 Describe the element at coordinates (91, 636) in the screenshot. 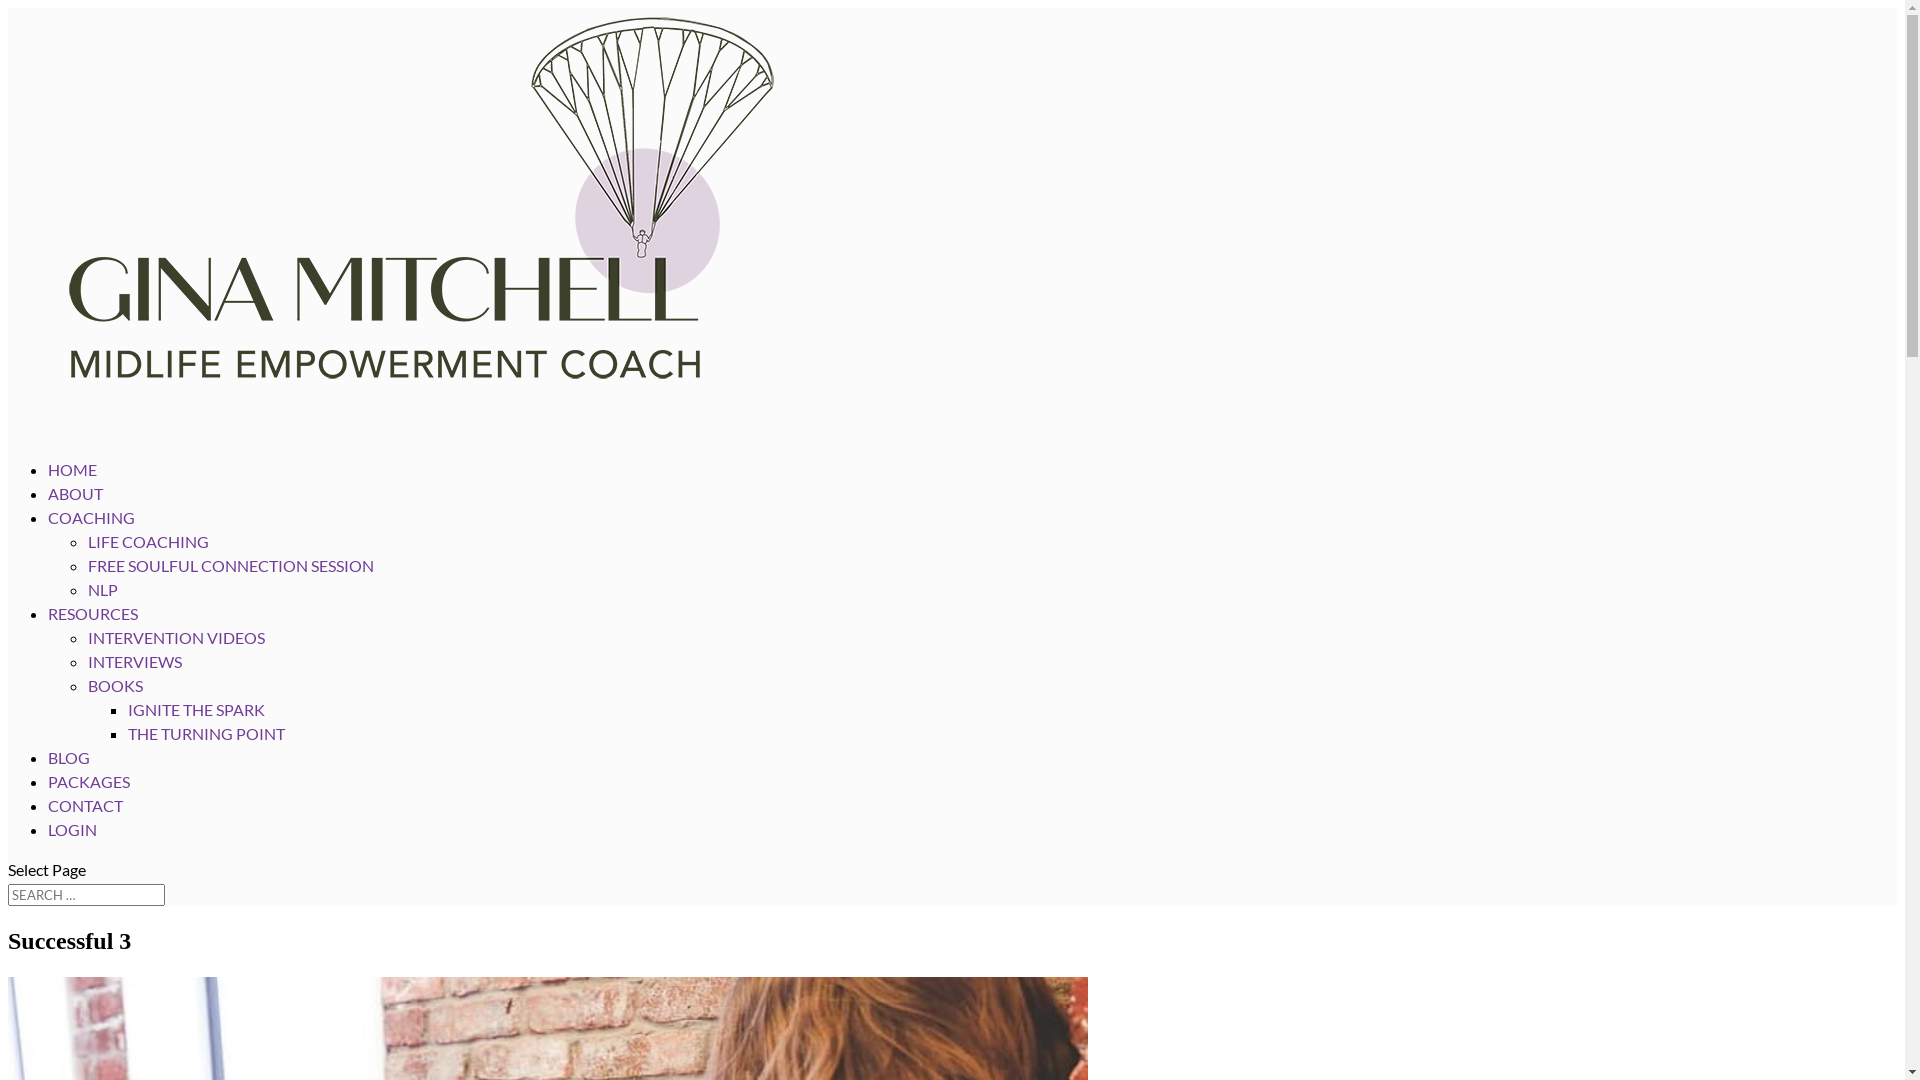

I see `'RESOURCES'` at that location.